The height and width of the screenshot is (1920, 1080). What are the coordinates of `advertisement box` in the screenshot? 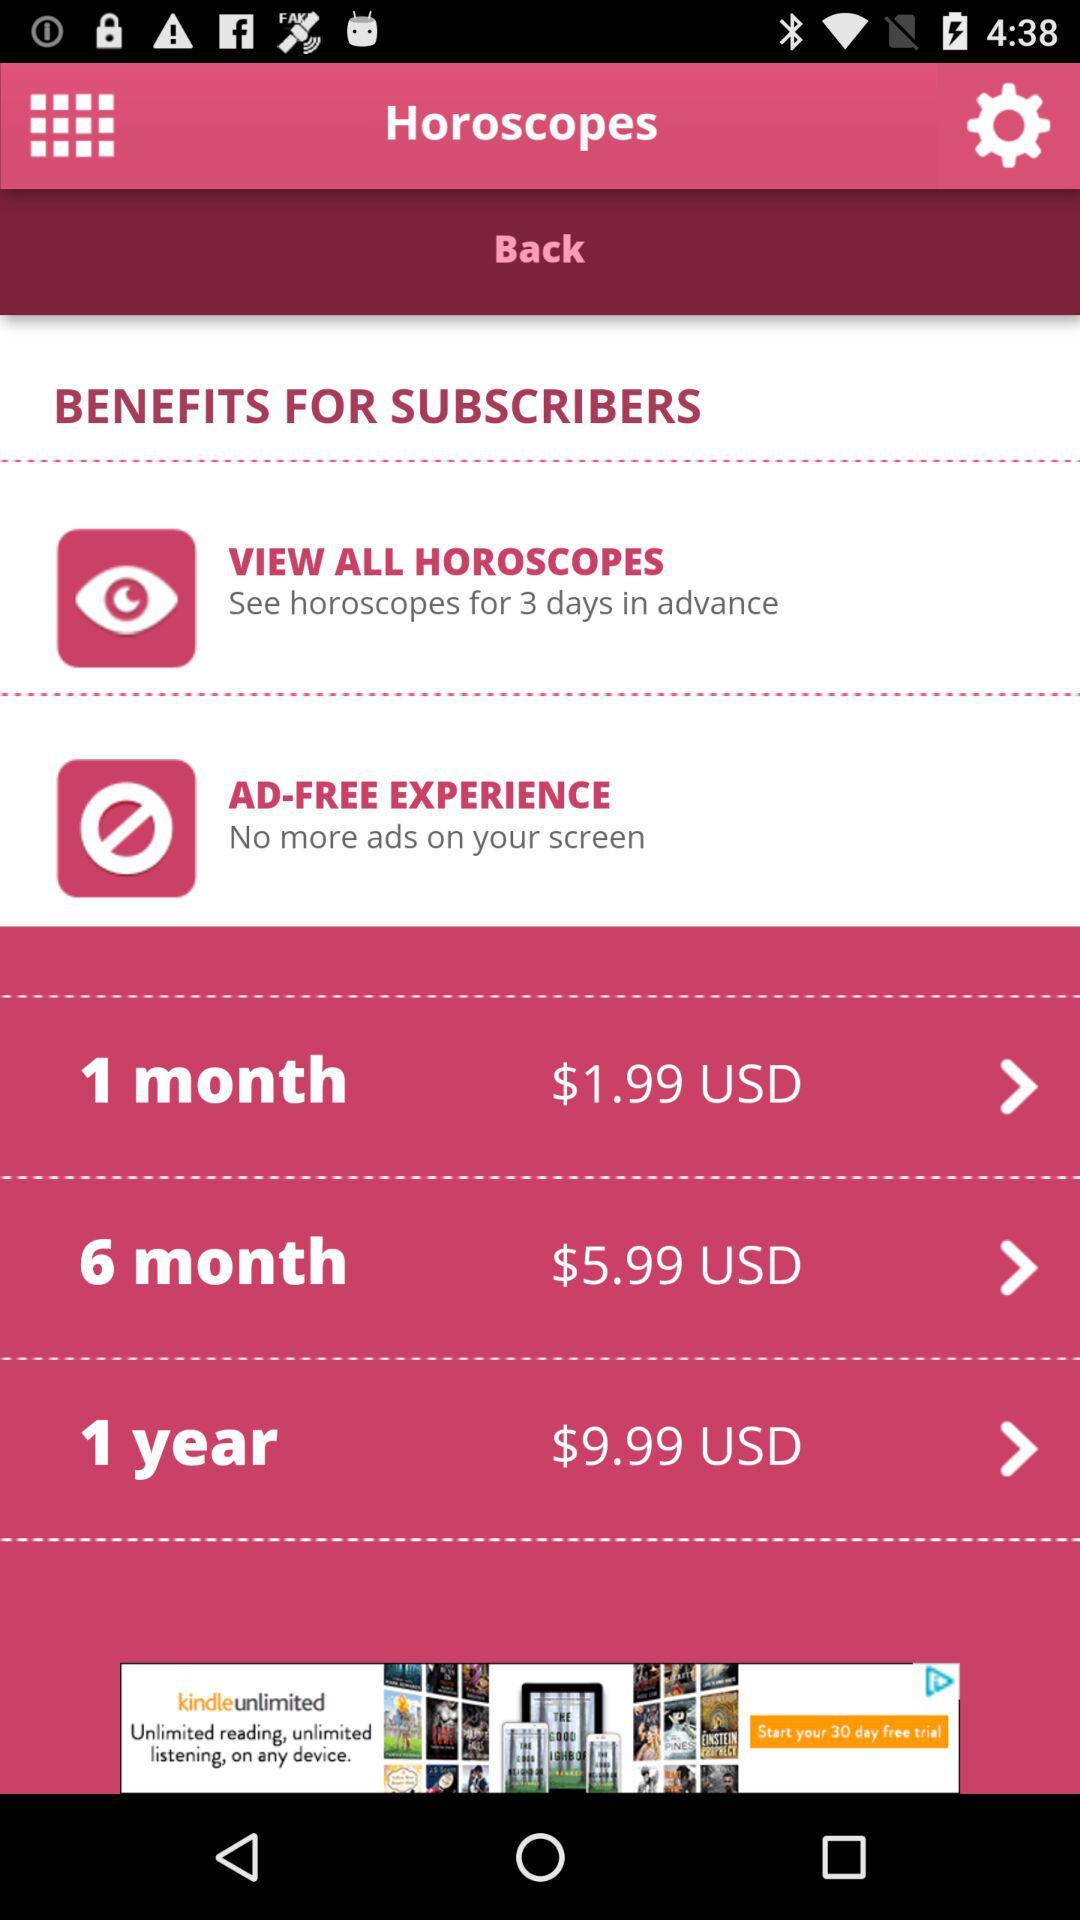 It's located at (540, 1727).